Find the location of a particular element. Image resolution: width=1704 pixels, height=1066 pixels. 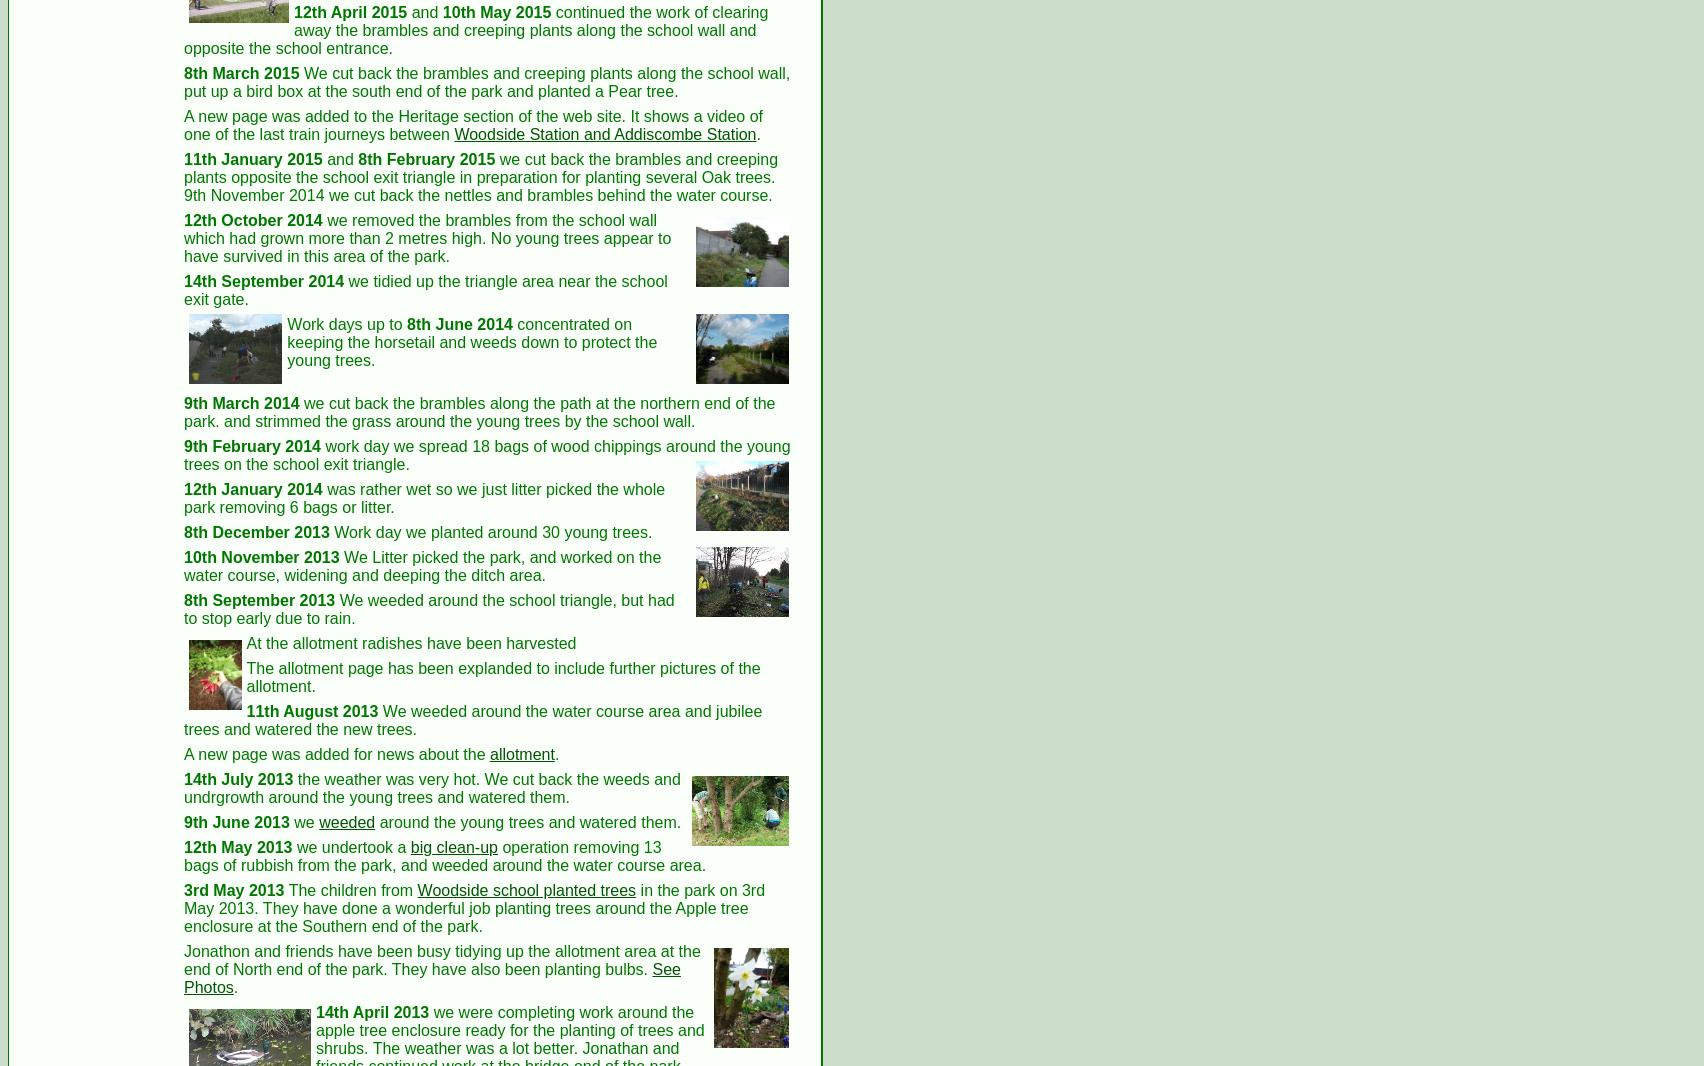

'Jonathon and friends have been busy tidying up the allotment area at the end of North end of the park. They have also been planting bulbs.' is located at coordinates (442, 960).